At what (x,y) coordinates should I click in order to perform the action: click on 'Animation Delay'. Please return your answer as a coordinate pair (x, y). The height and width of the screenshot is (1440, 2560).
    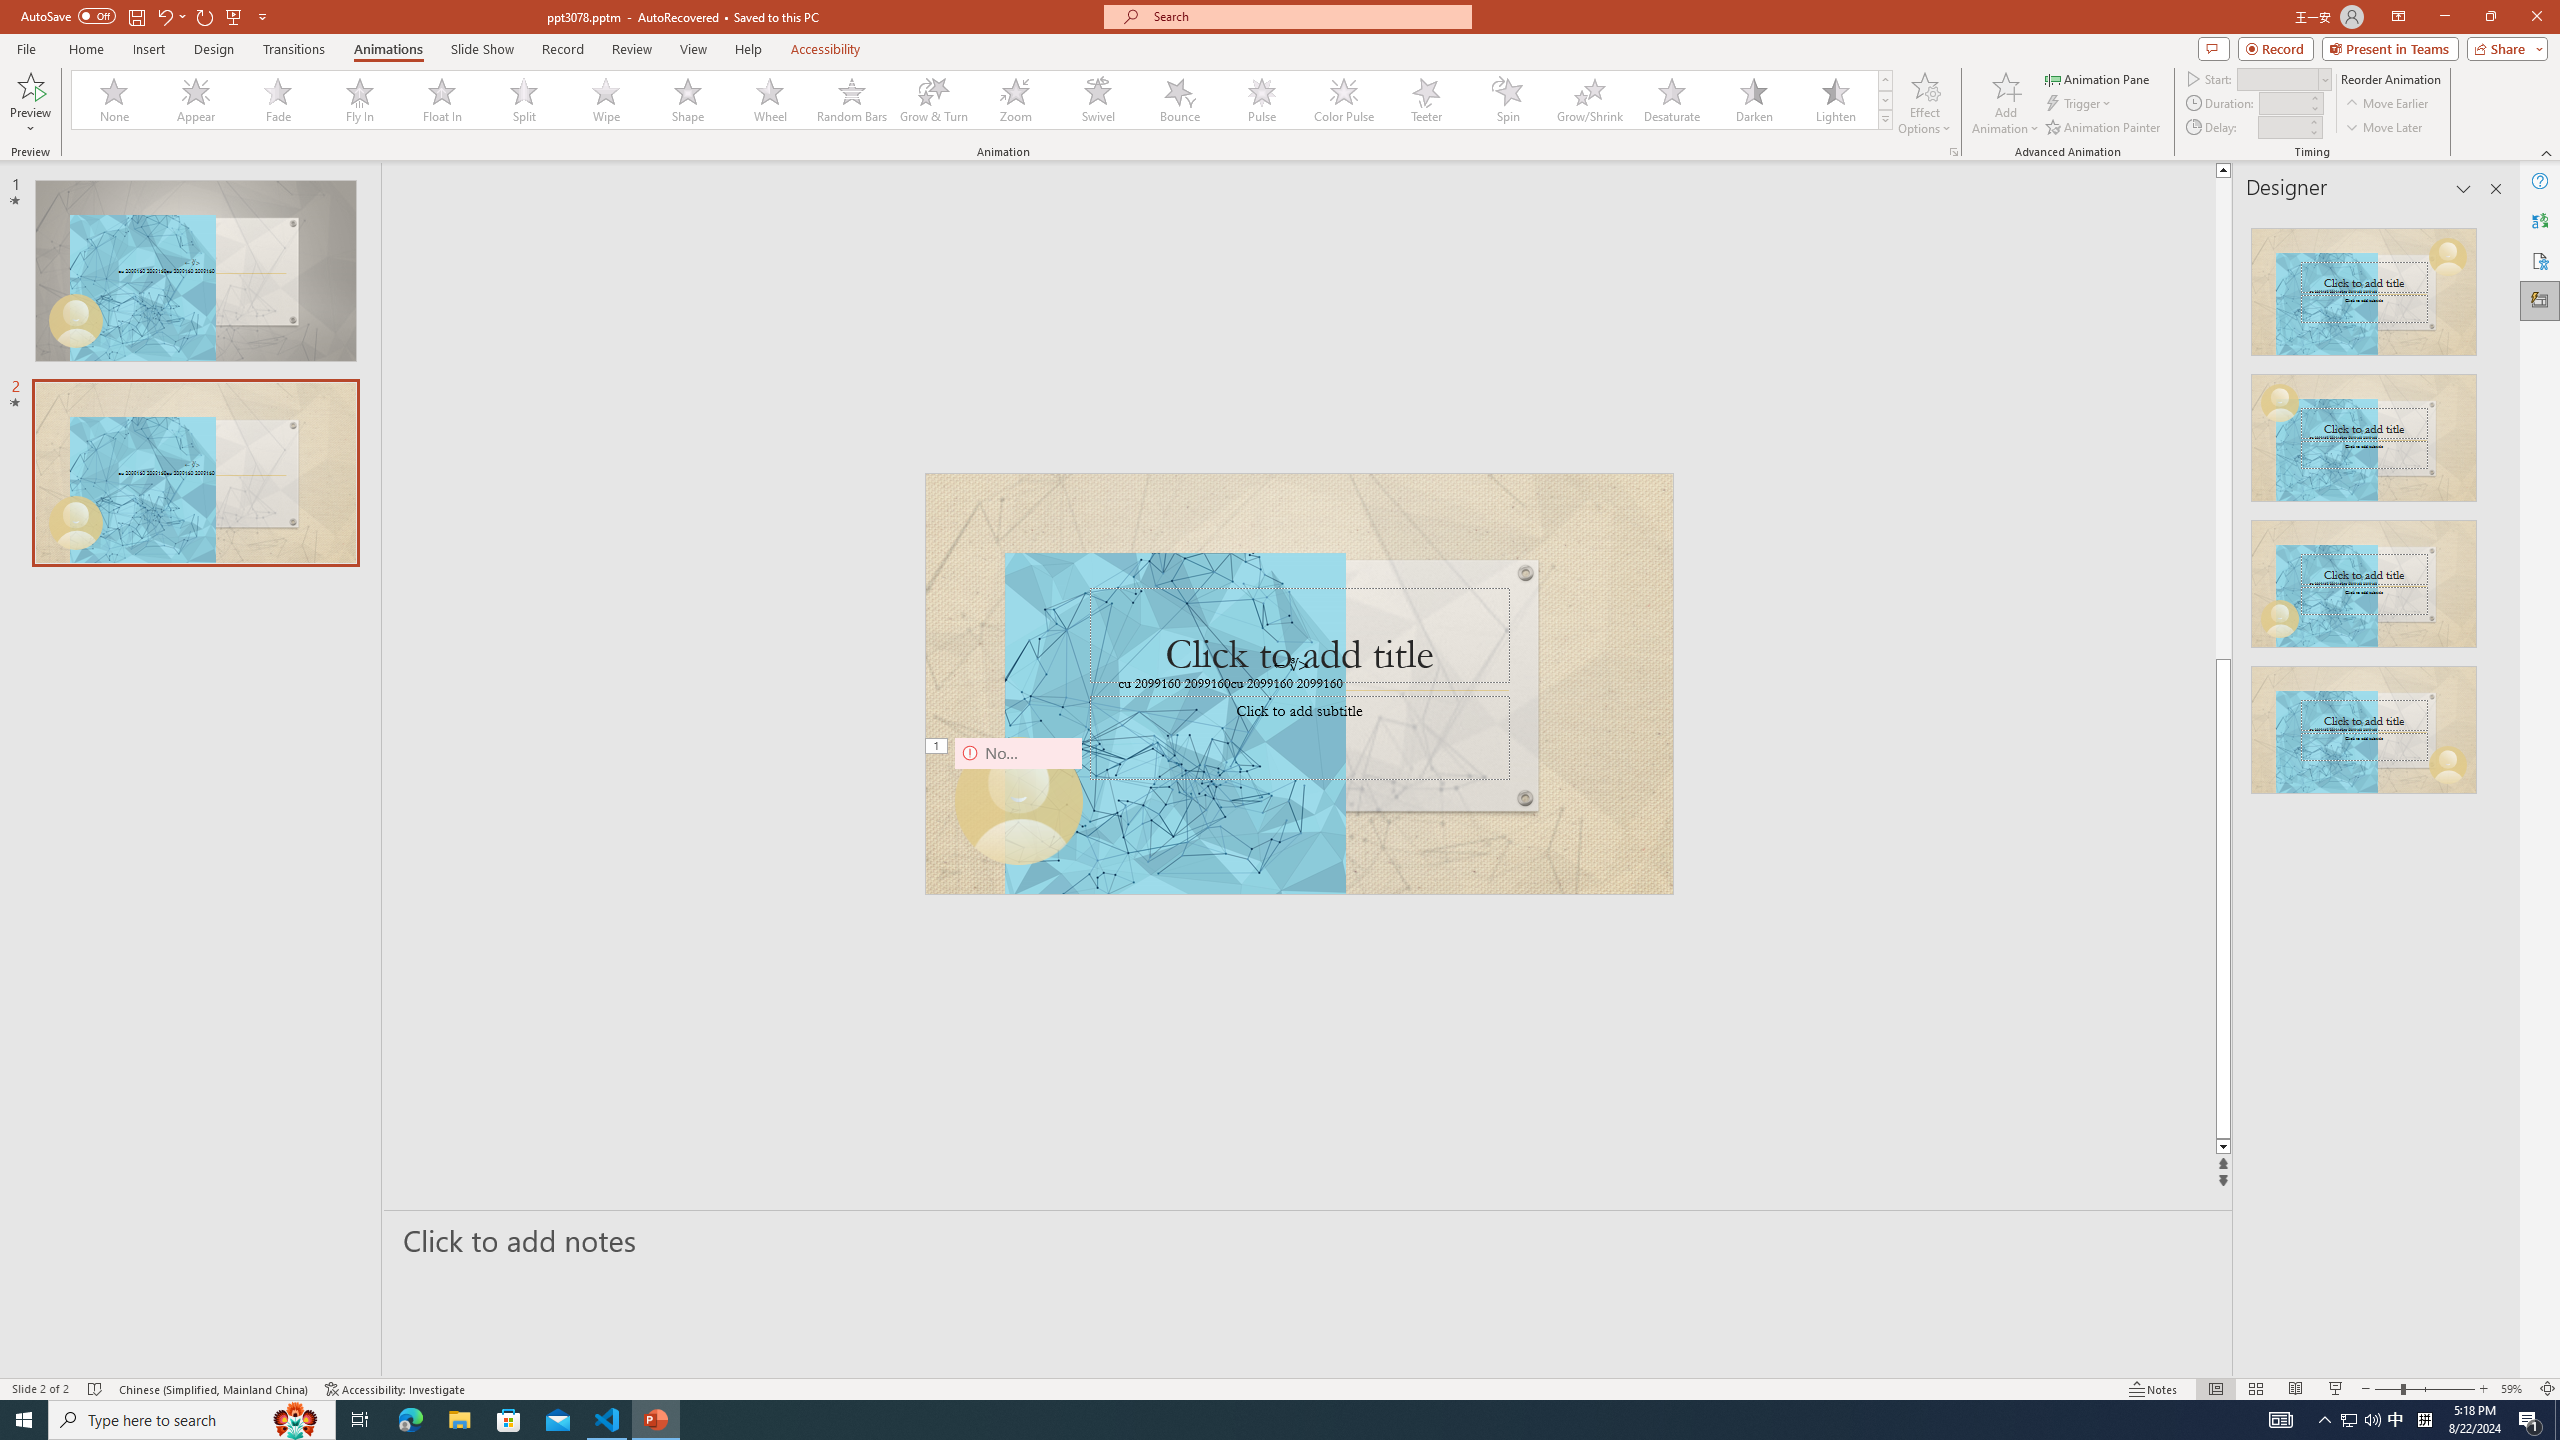
    Looking at the image, I should click on (2279, 126).